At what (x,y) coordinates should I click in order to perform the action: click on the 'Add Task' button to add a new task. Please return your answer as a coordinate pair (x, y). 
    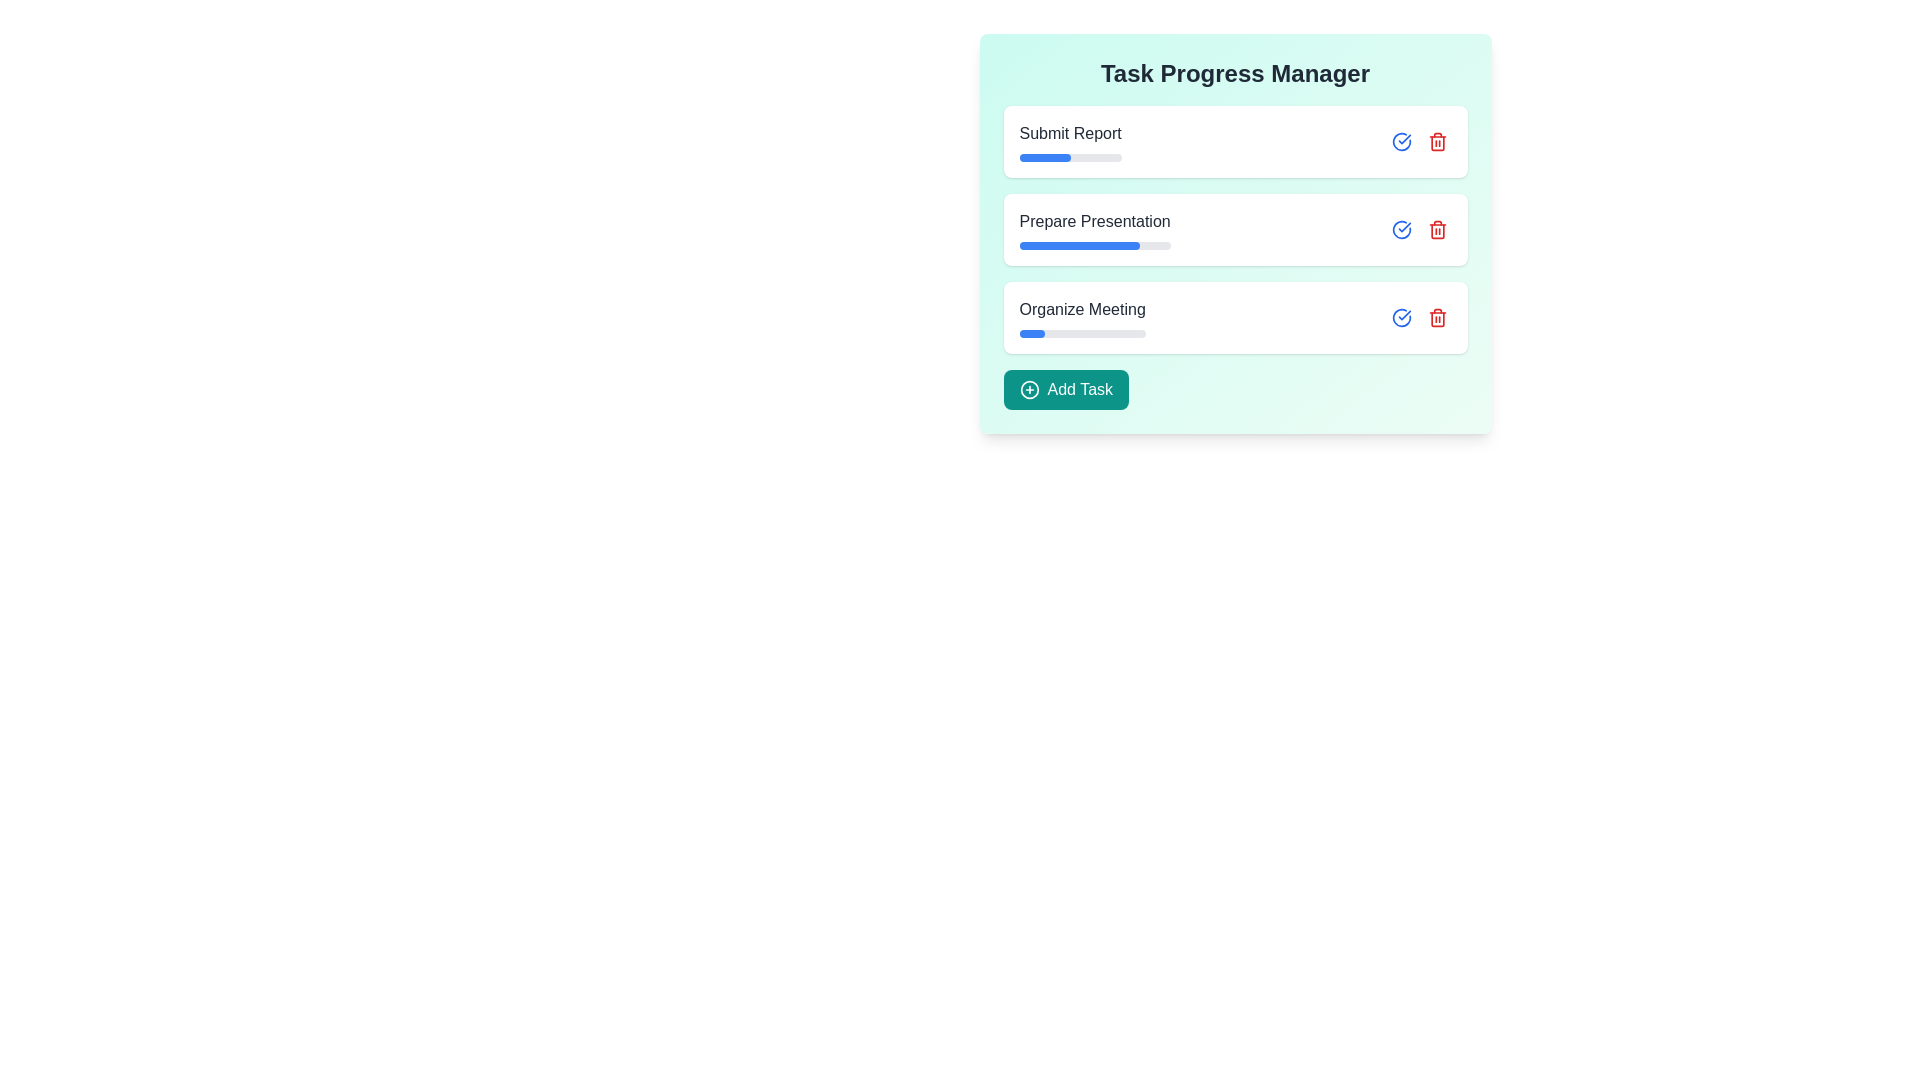
    Looking at the image, I should click on (1064, 389).